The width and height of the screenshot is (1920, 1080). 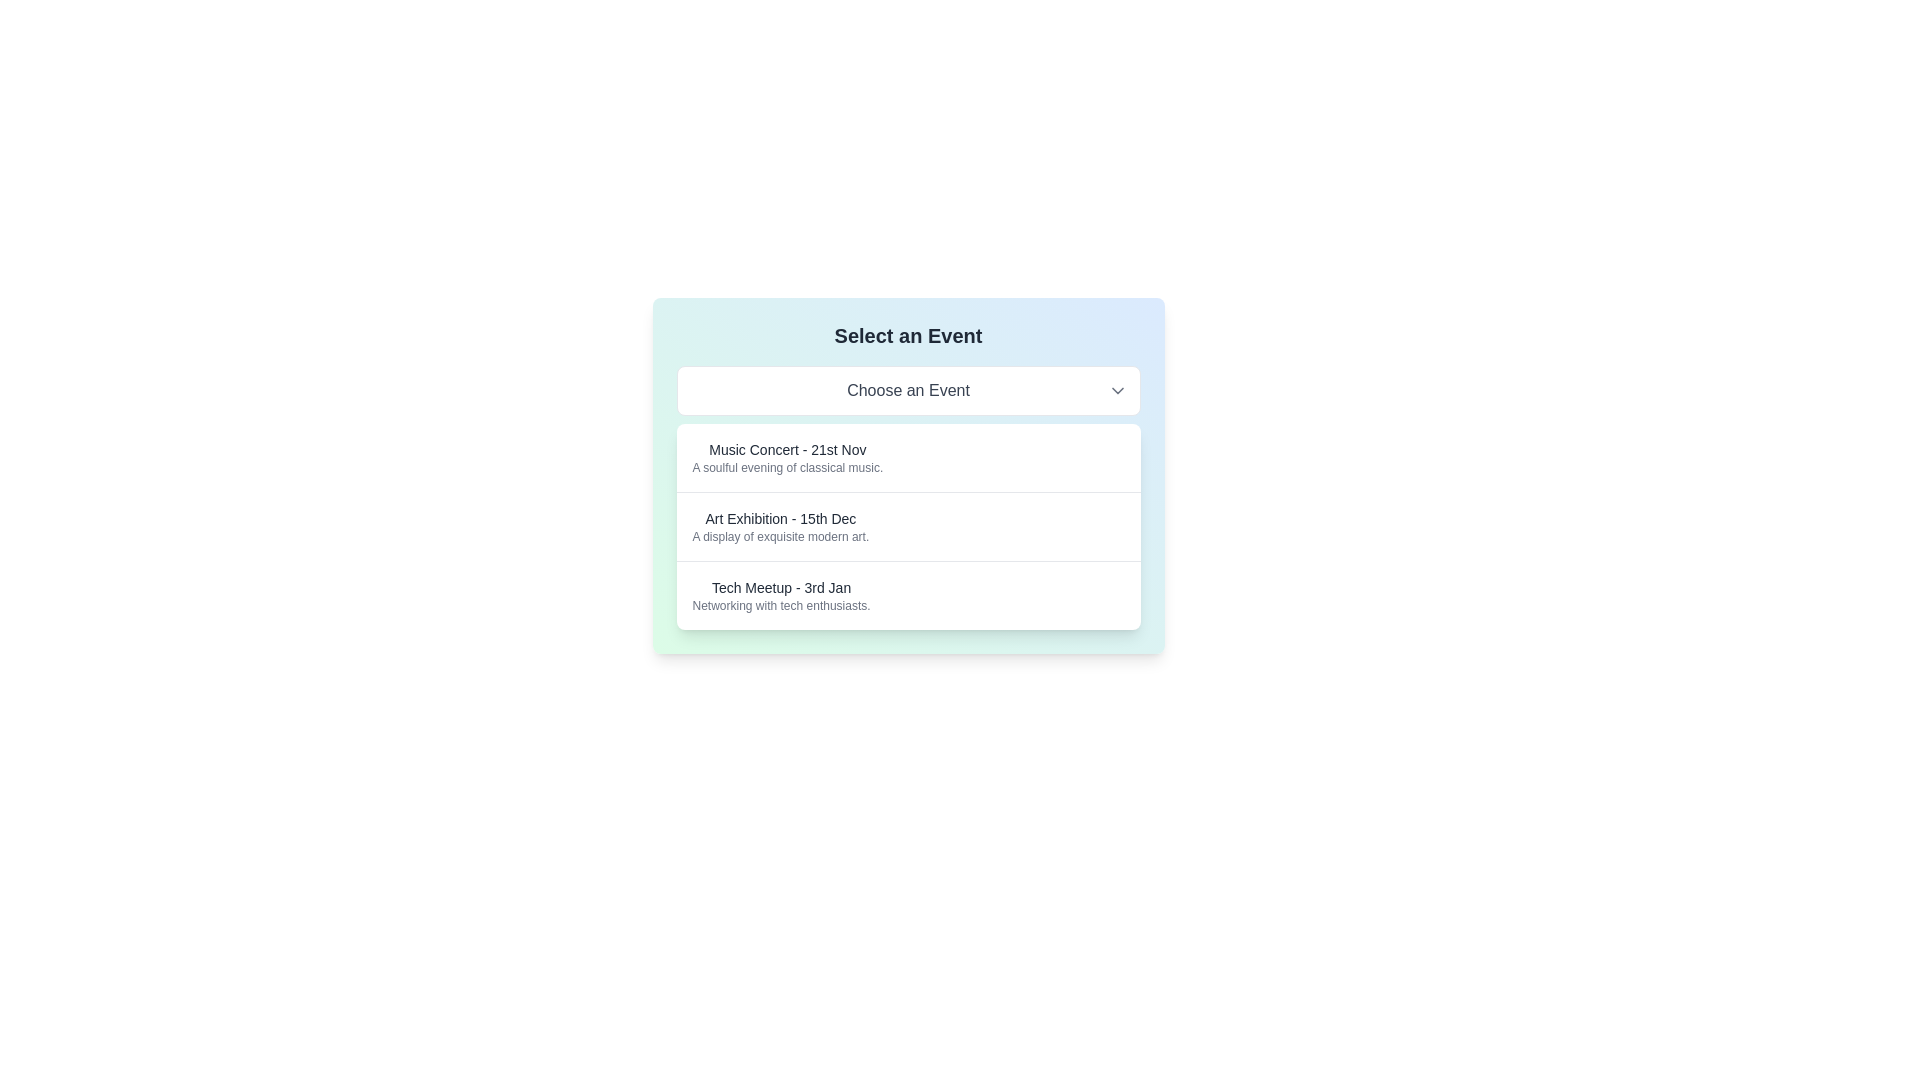 I want to click on the third item in the vertically stacked list of events, so click(x=907, y=595).